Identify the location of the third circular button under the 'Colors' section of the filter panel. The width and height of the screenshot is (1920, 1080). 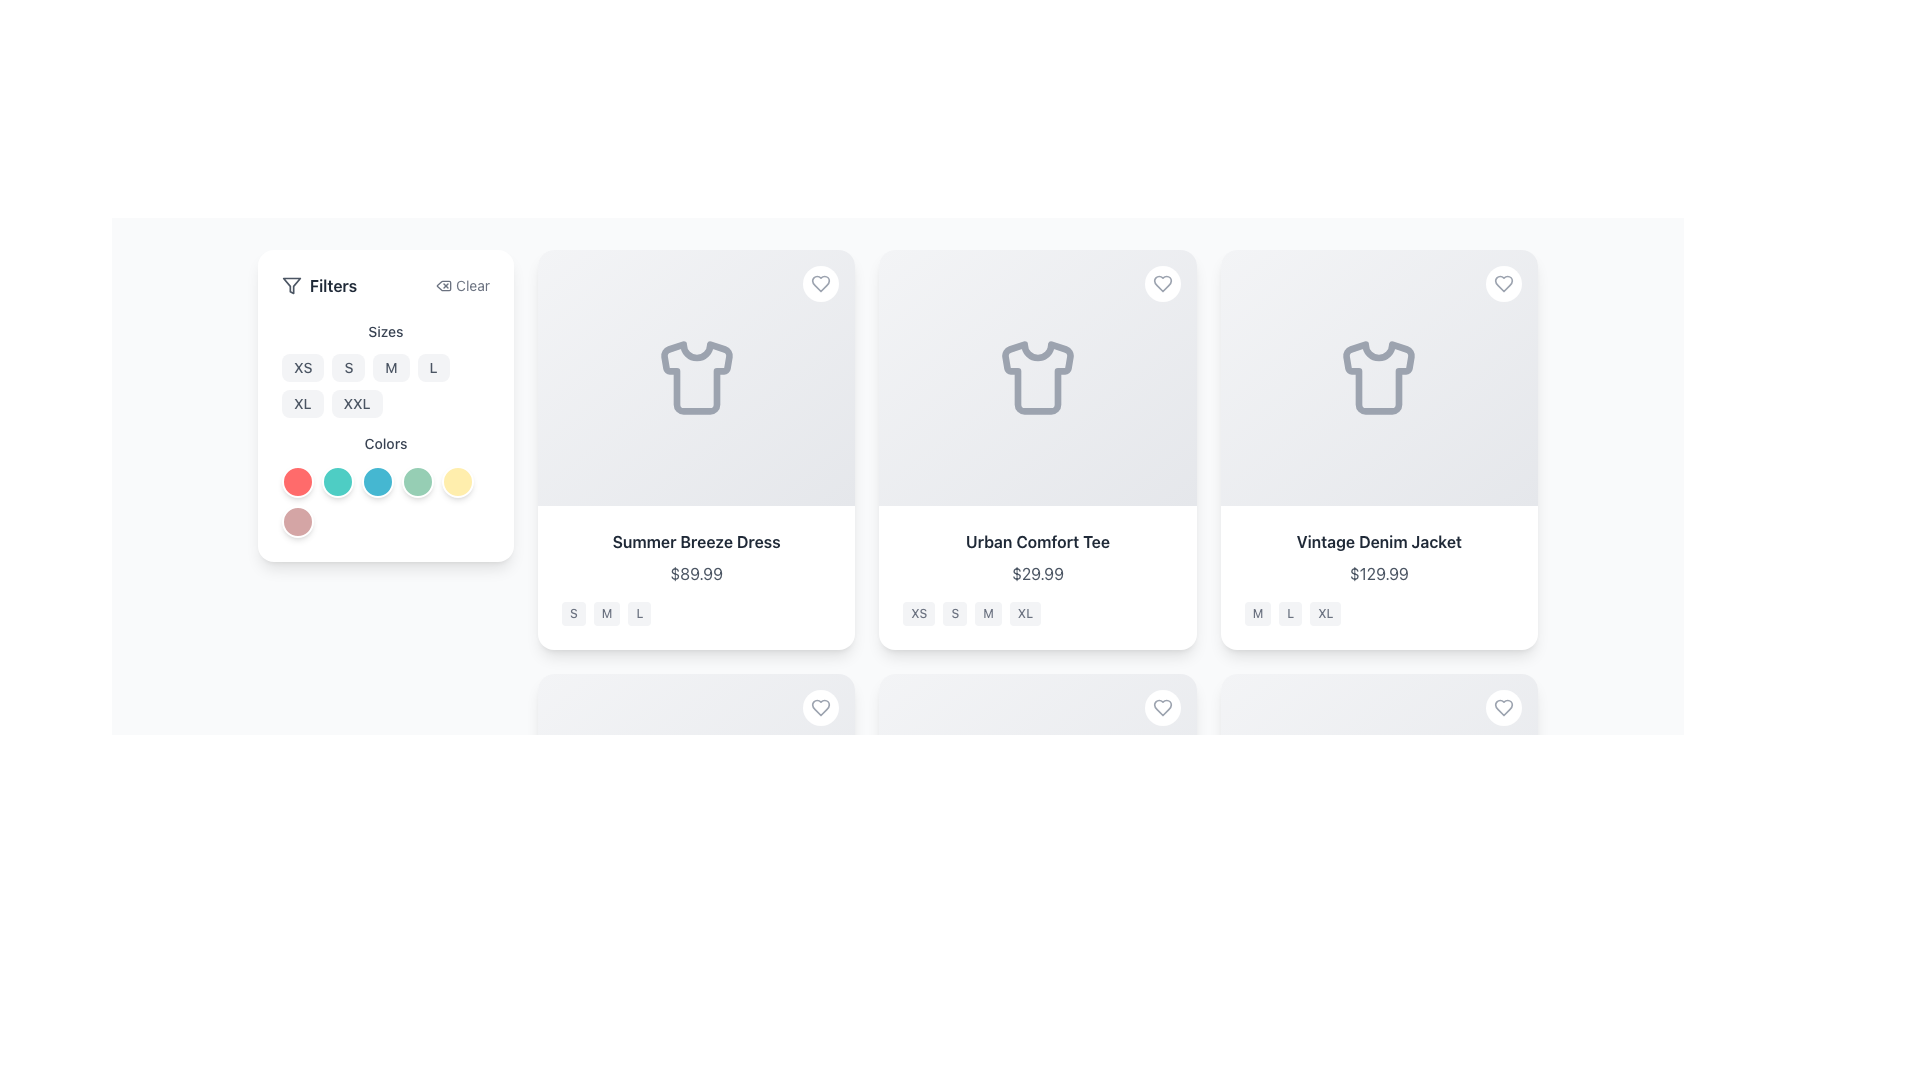
(378, 482).